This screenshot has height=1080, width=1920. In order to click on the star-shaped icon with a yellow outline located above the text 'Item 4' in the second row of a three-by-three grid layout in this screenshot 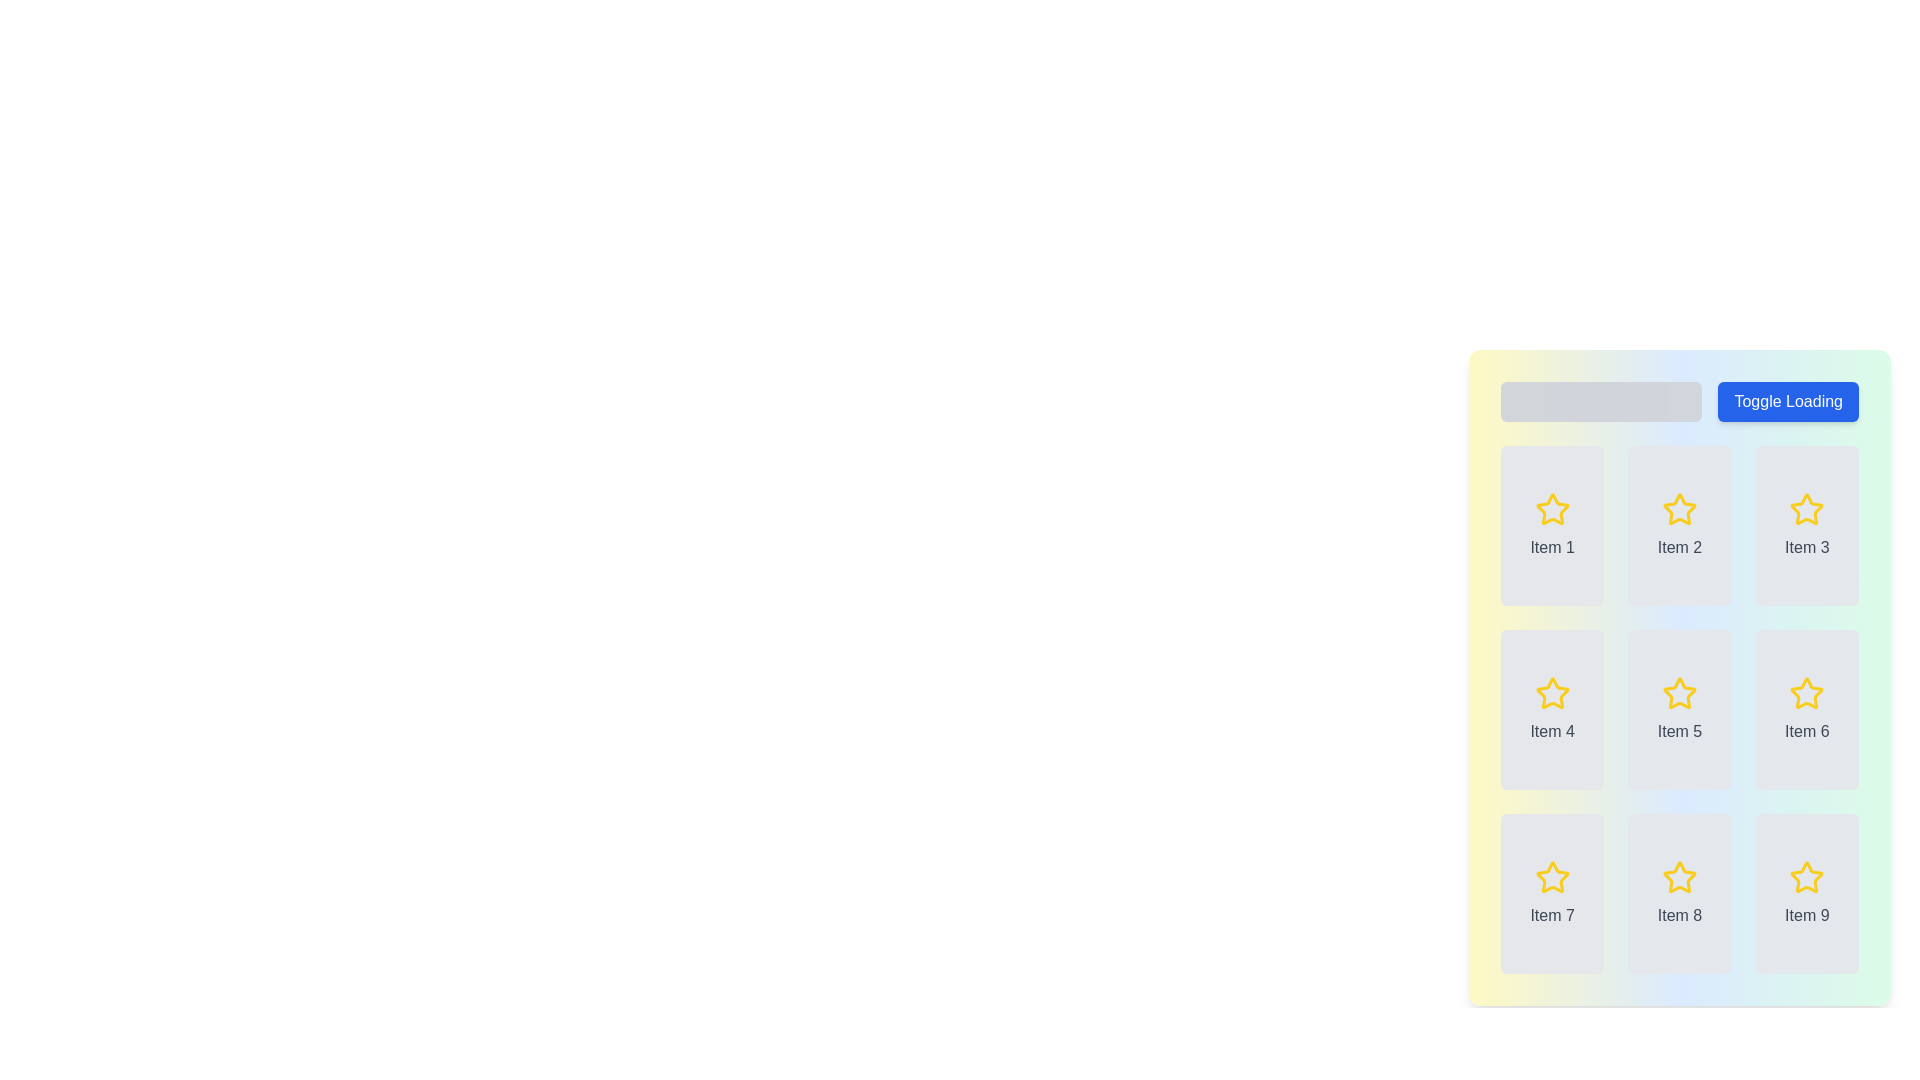, I will do `click(1551, 693)`.